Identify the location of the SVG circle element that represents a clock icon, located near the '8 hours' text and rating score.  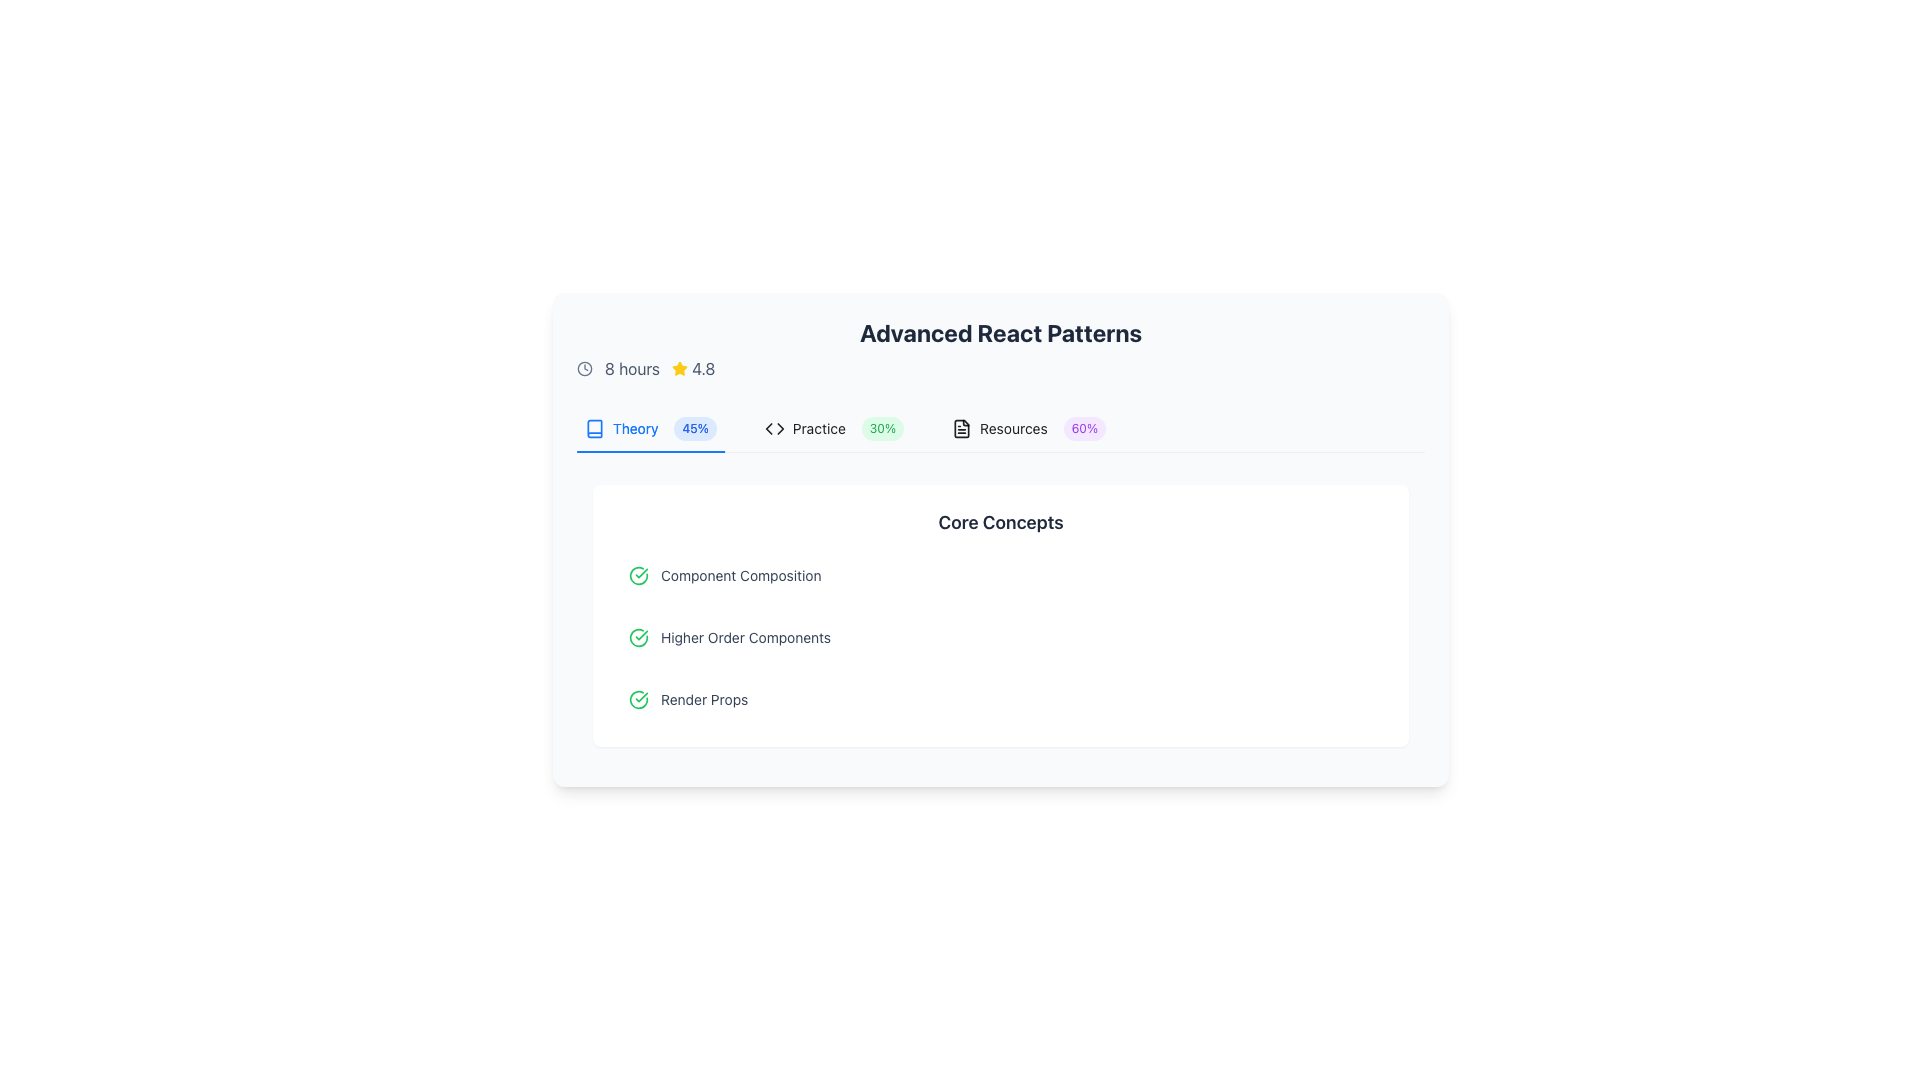
(584, 369).